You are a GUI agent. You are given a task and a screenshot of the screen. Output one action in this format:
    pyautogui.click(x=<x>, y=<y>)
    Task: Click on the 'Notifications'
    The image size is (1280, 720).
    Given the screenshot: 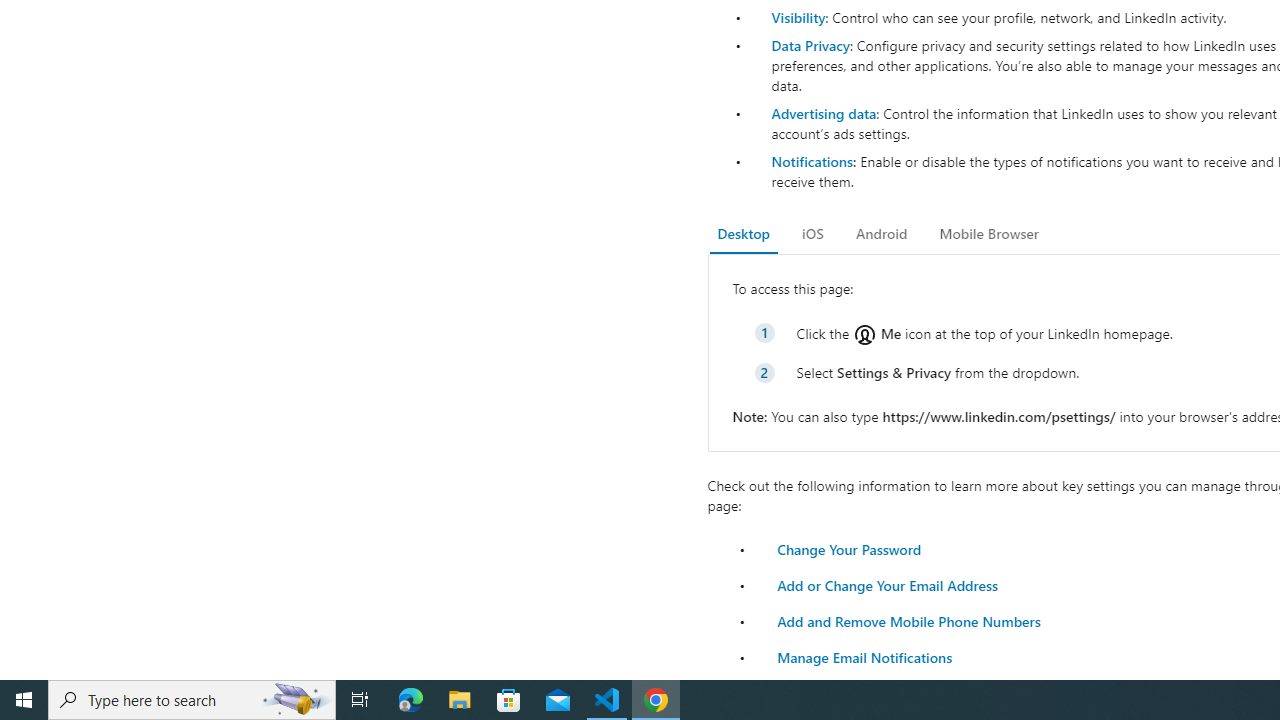 What is the action you would take?
    pyautogui.click(x=811, y=160)
    